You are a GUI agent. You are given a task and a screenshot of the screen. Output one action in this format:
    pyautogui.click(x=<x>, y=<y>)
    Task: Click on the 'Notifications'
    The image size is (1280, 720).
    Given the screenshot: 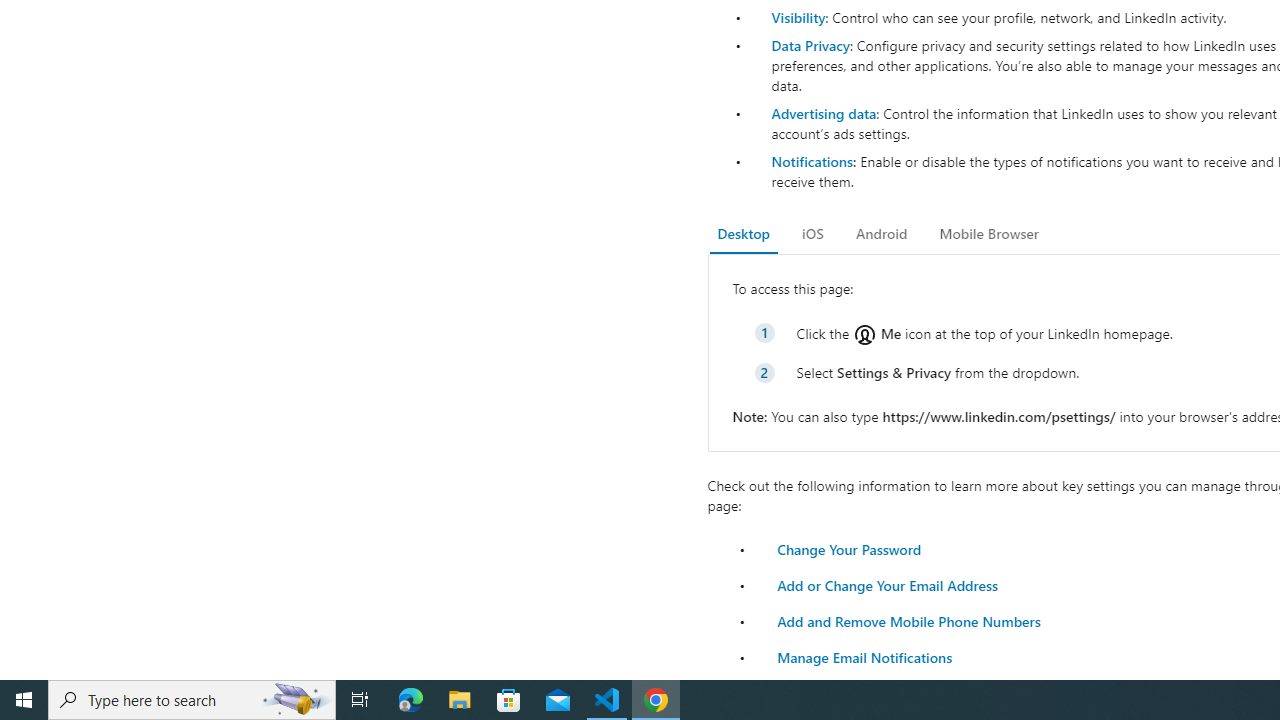 What is the action you would take?
    pyautogui.click(x=811, y=160)
    